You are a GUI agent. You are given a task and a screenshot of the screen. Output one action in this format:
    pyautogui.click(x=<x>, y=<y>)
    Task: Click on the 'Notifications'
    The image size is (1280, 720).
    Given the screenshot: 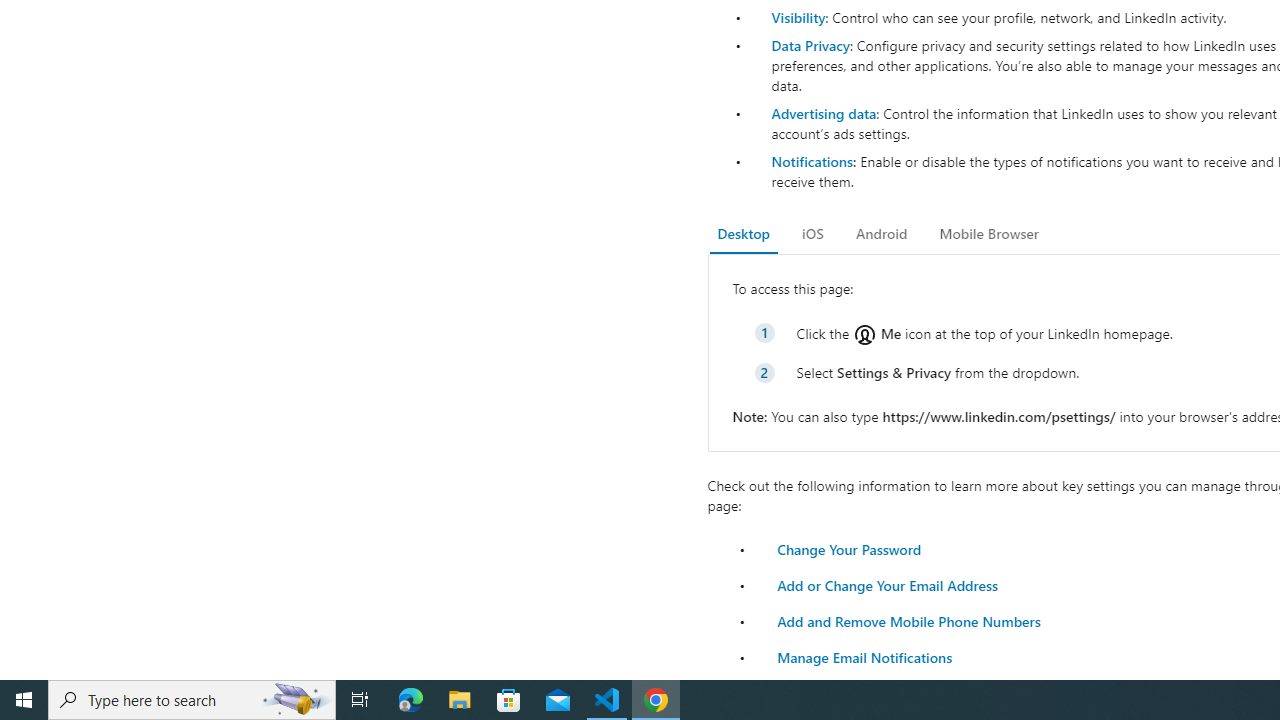 What is the action you would take?
    pyautogui.click(x=811, y=160)
    